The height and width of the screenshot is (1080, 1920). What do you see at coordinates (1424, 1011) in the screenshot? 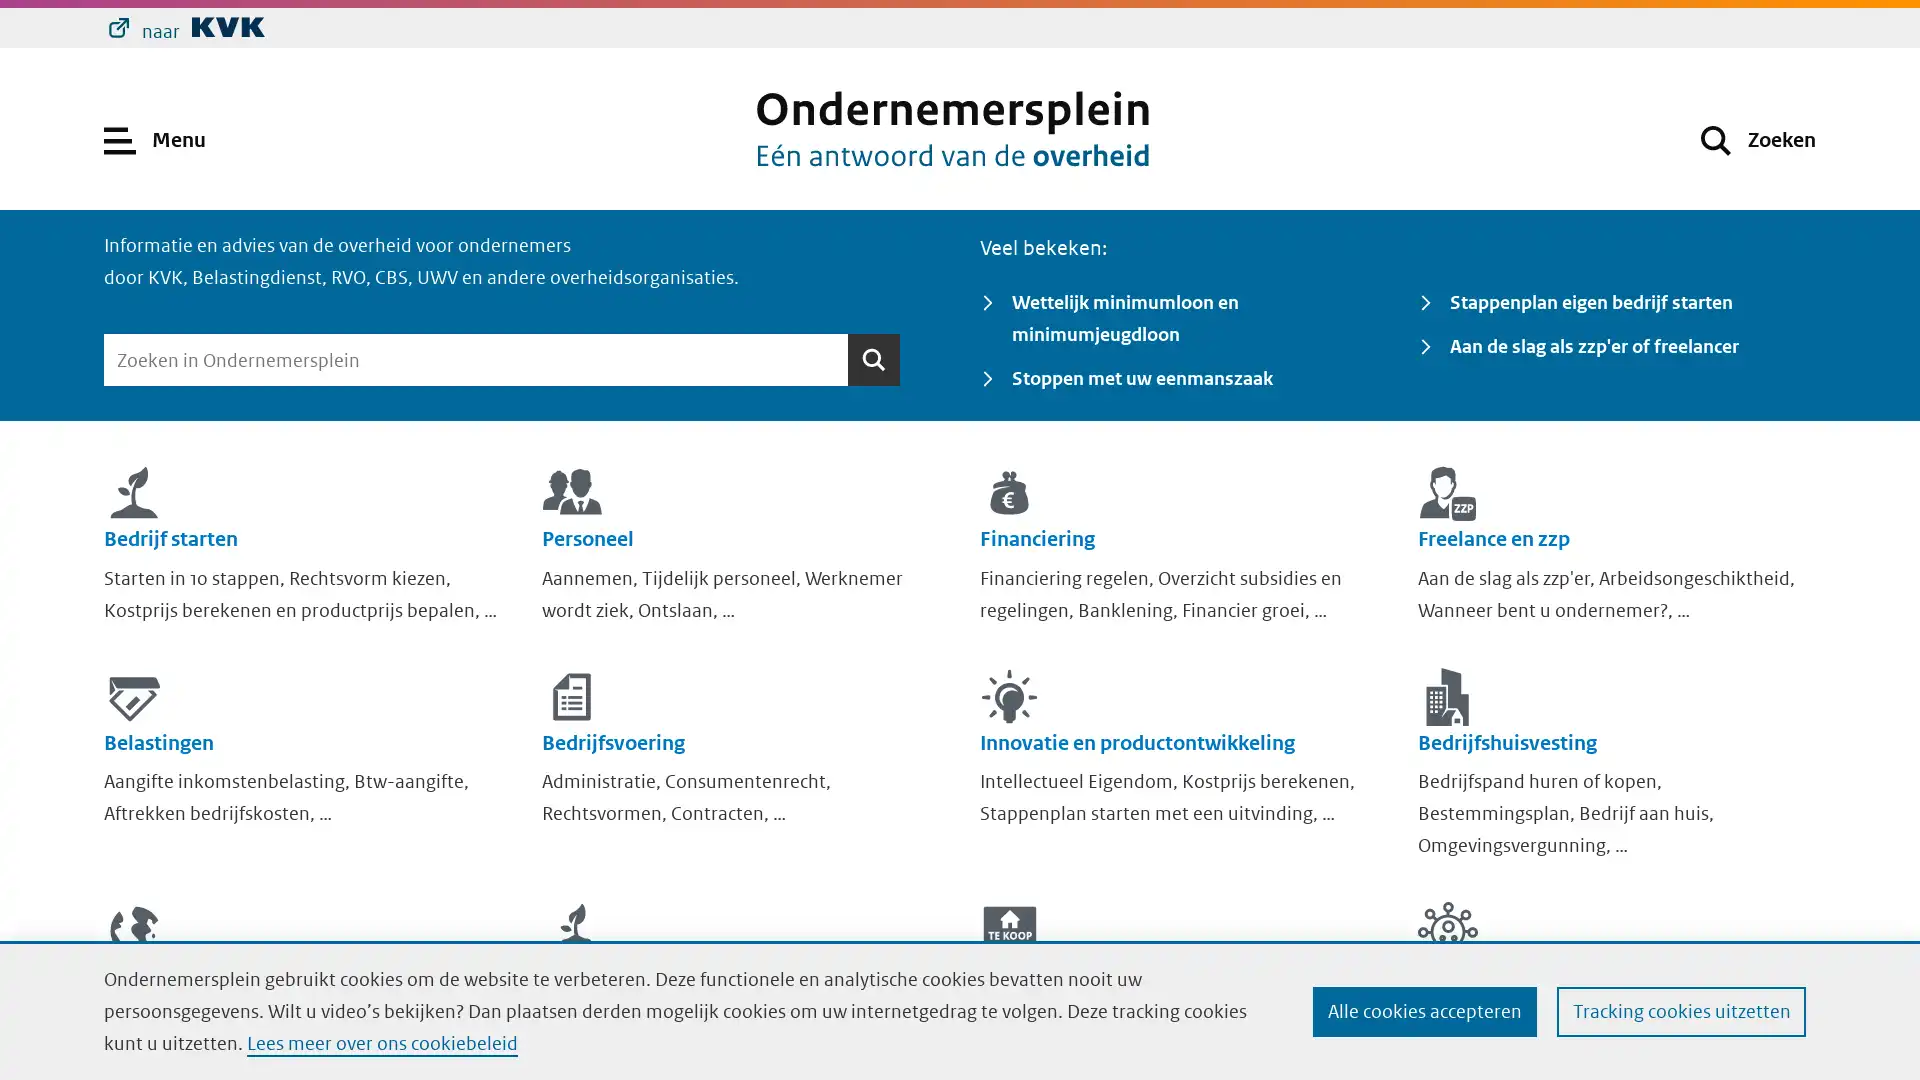
I see `Alle cookies accepteren` at bounding box center [1424, 1011].